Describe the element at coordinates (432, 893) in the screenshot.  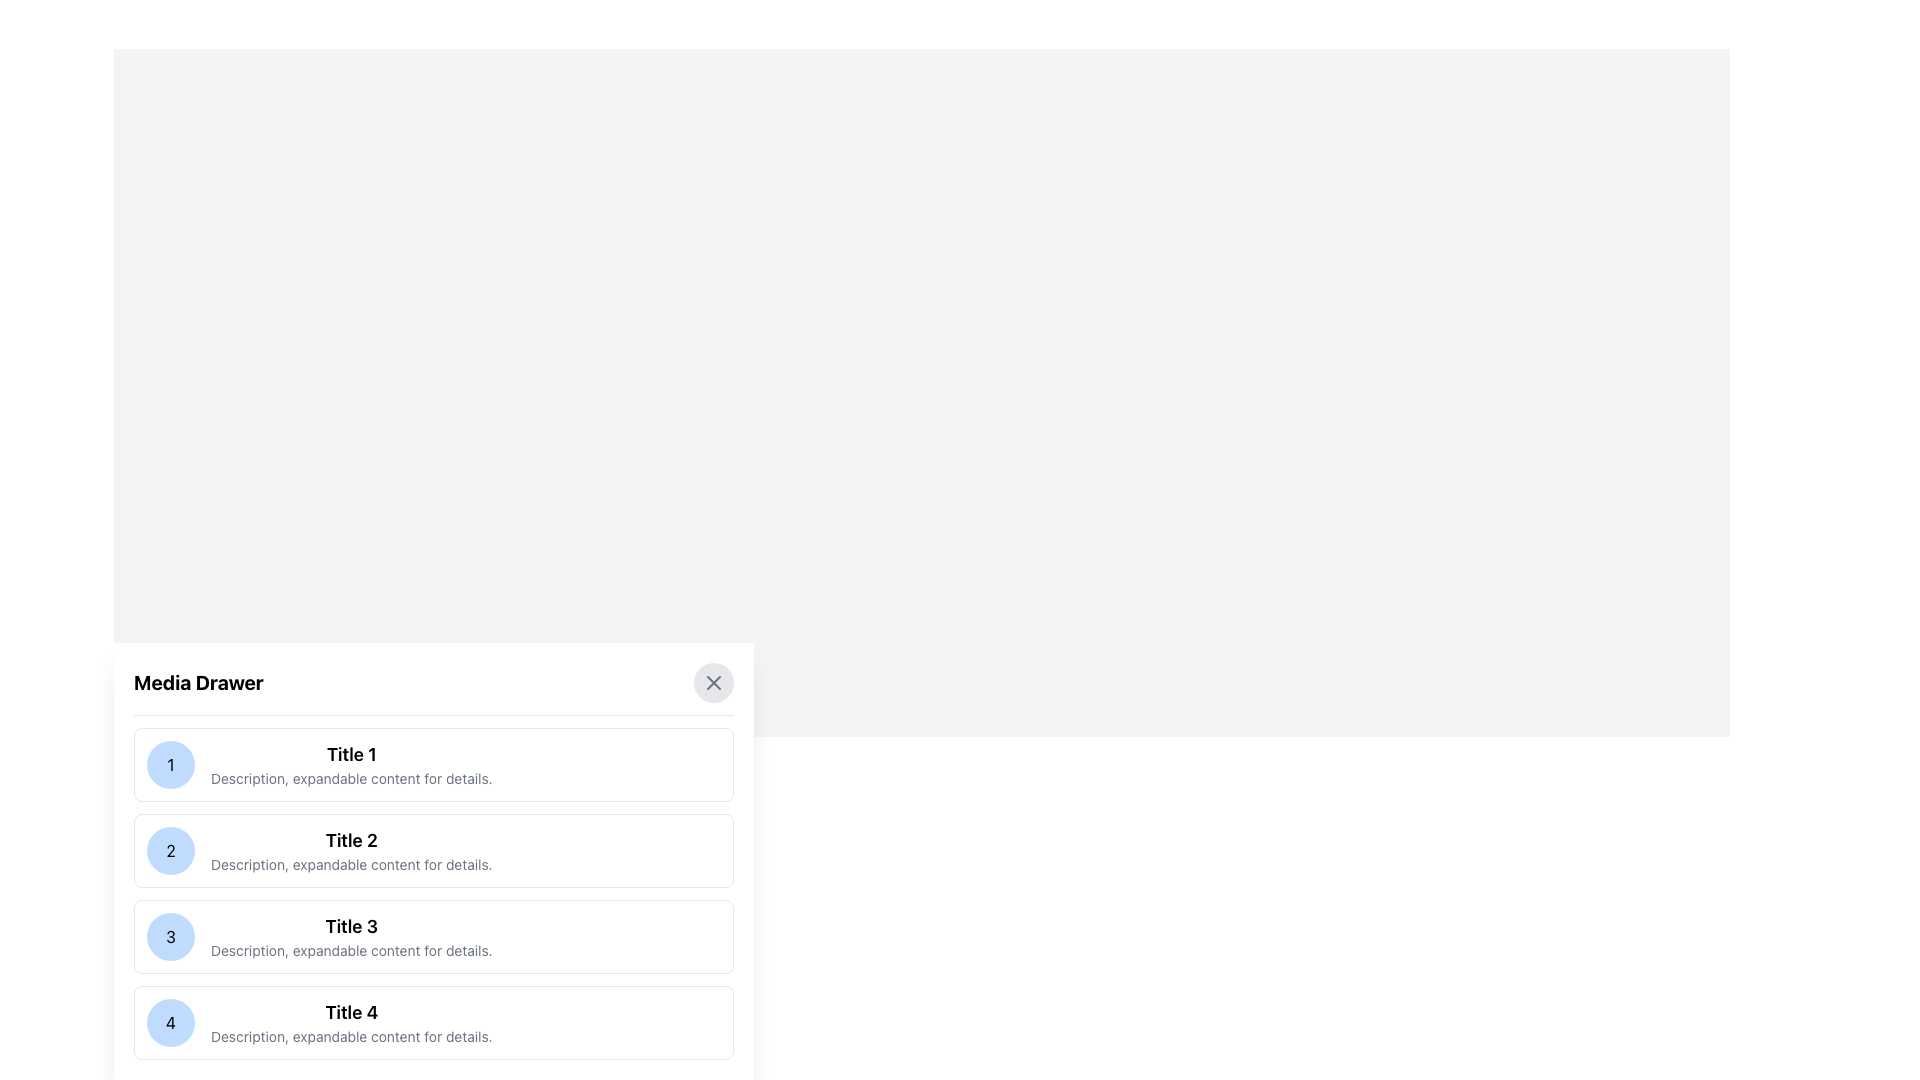
I see `the second list item in the vertical scrollable list within the 'Media Drawer'` at that location.